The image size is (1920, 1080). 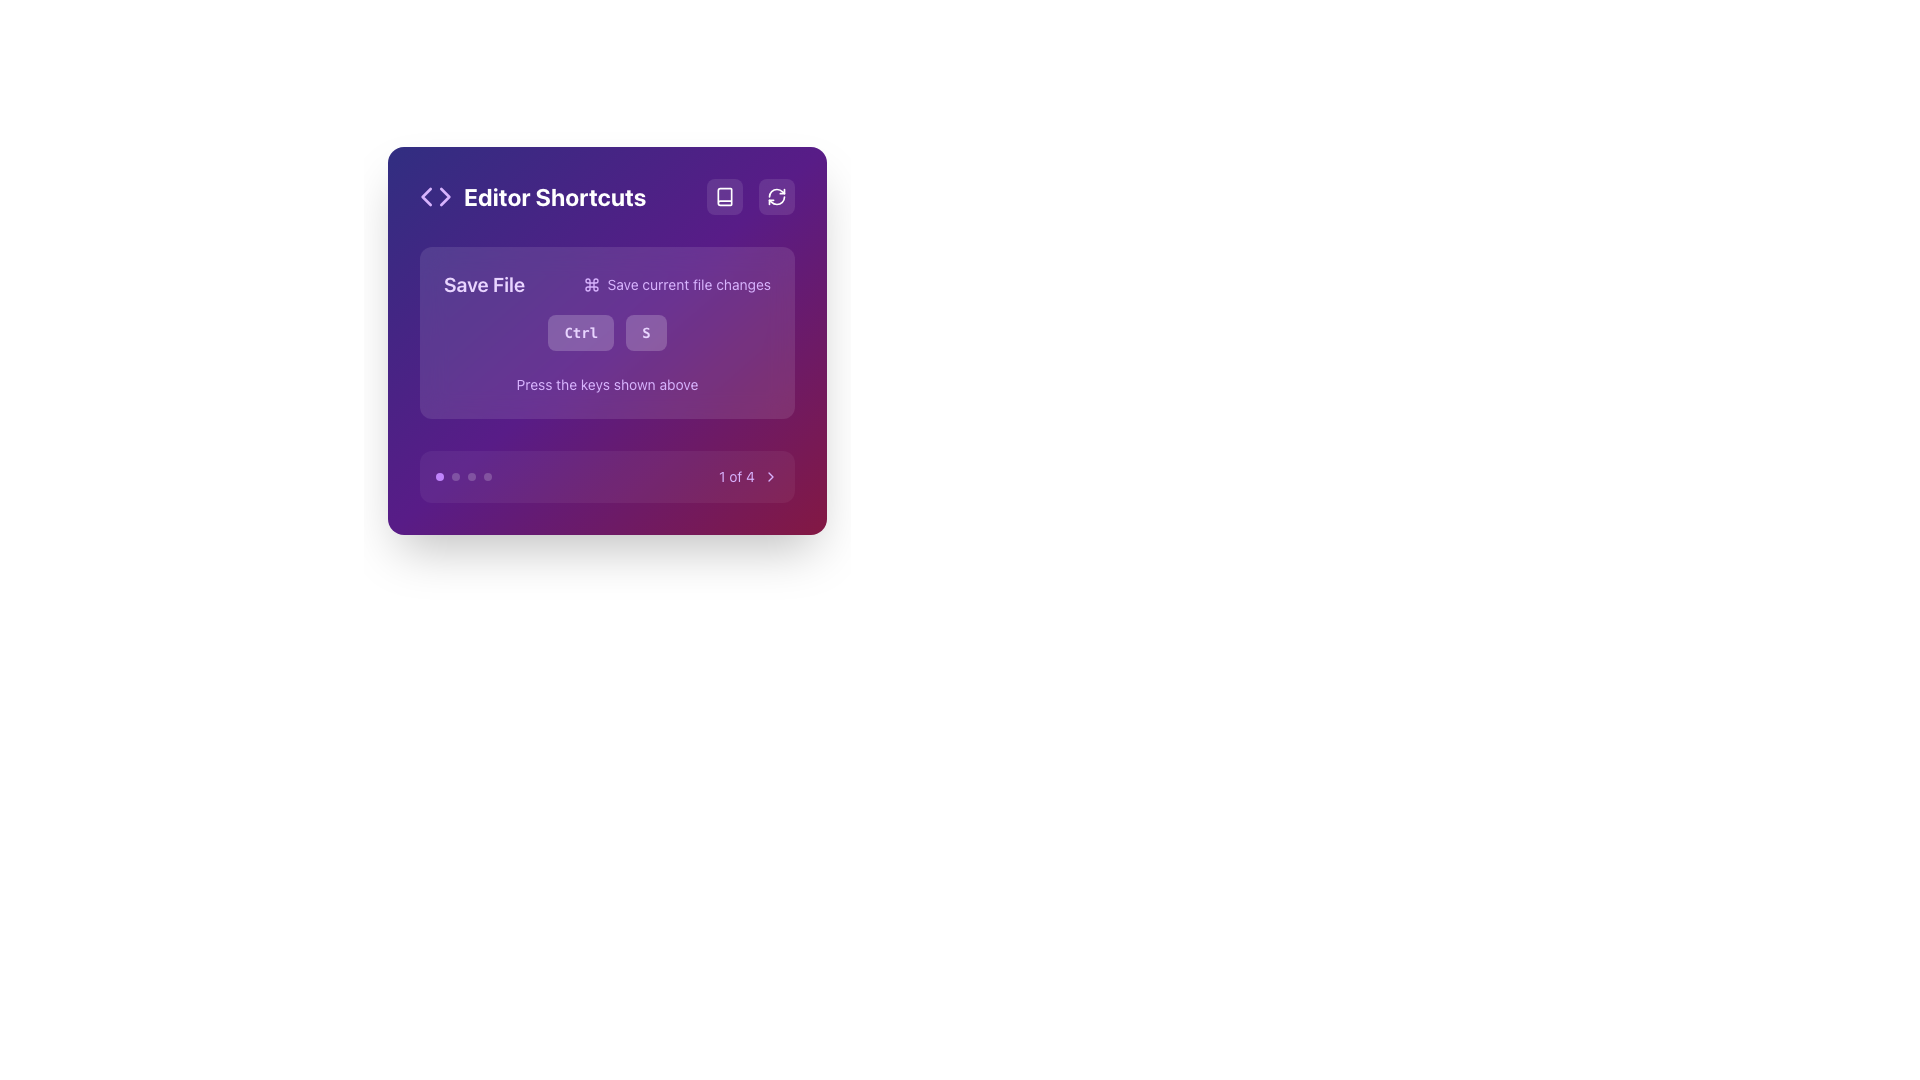 I want to click on the 'Editor Shortcuts' text heading, which is prominently displayed in a large bold white font within a purple gradient header section, so click(x=606, y=196).